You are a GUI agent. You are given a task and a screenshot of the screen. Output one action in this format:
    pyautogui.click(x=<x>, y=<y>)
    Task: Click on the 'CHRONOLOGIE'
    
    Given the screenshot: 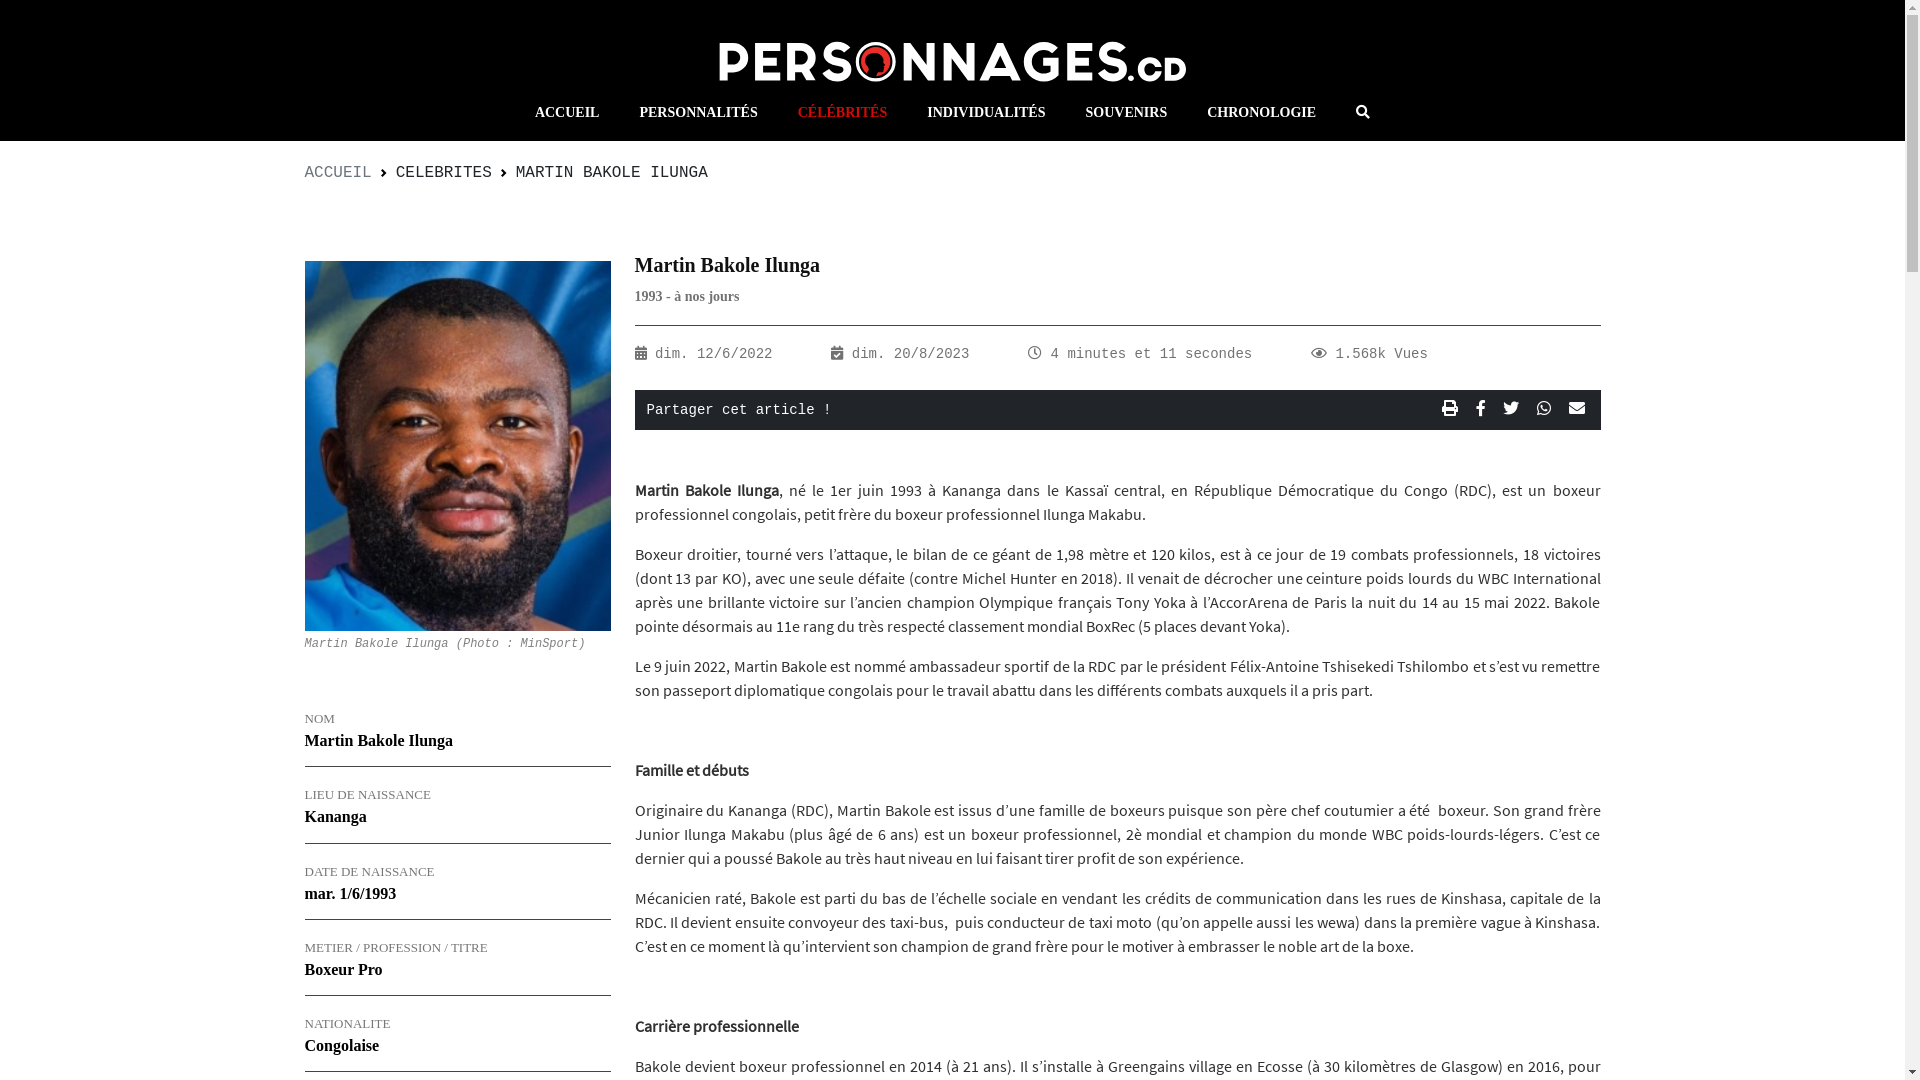 What is the action you would take?
    pyautogui.click(x=1186, y=112)
    